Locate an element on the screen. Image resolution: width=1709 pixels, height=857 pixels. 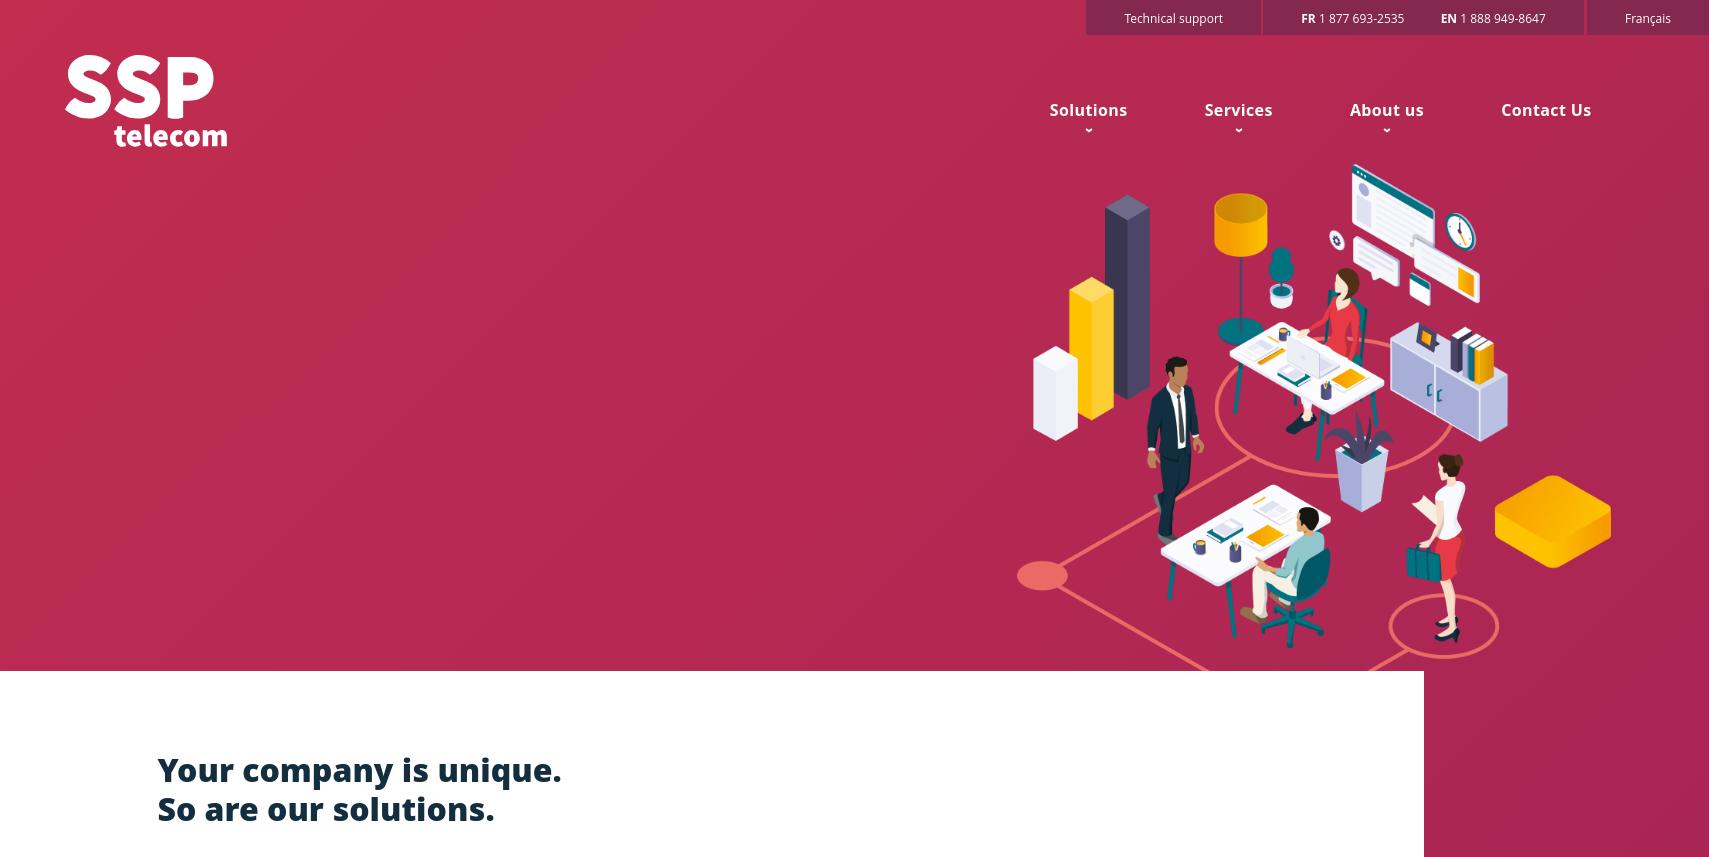
'SME' is located at coordinates (1099, 182).